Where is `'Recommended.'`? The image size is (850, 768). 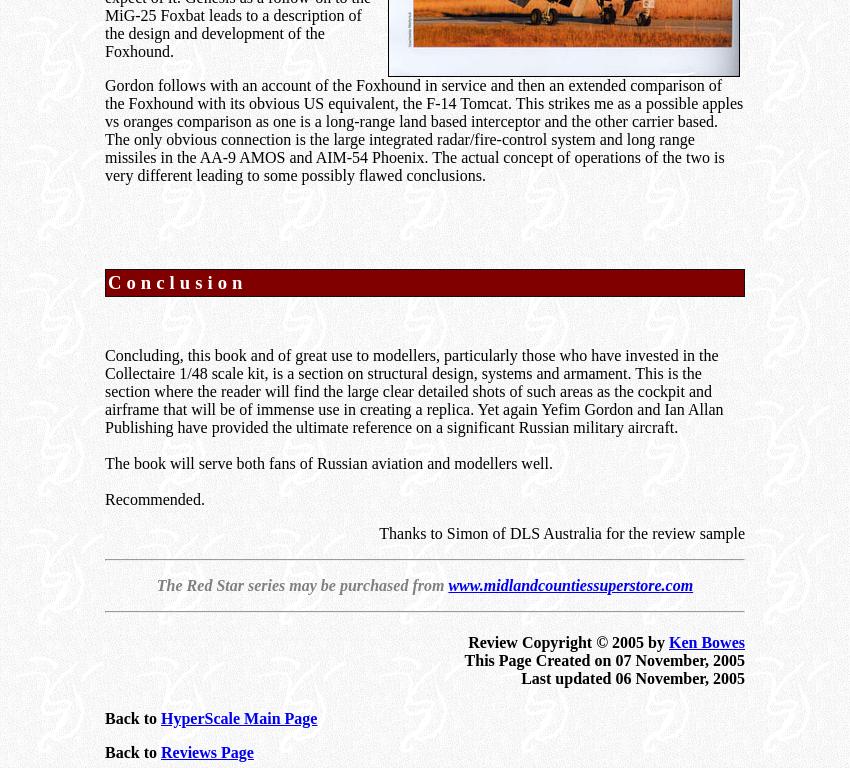
'Recommended.' is located at coordinates (154, 499).